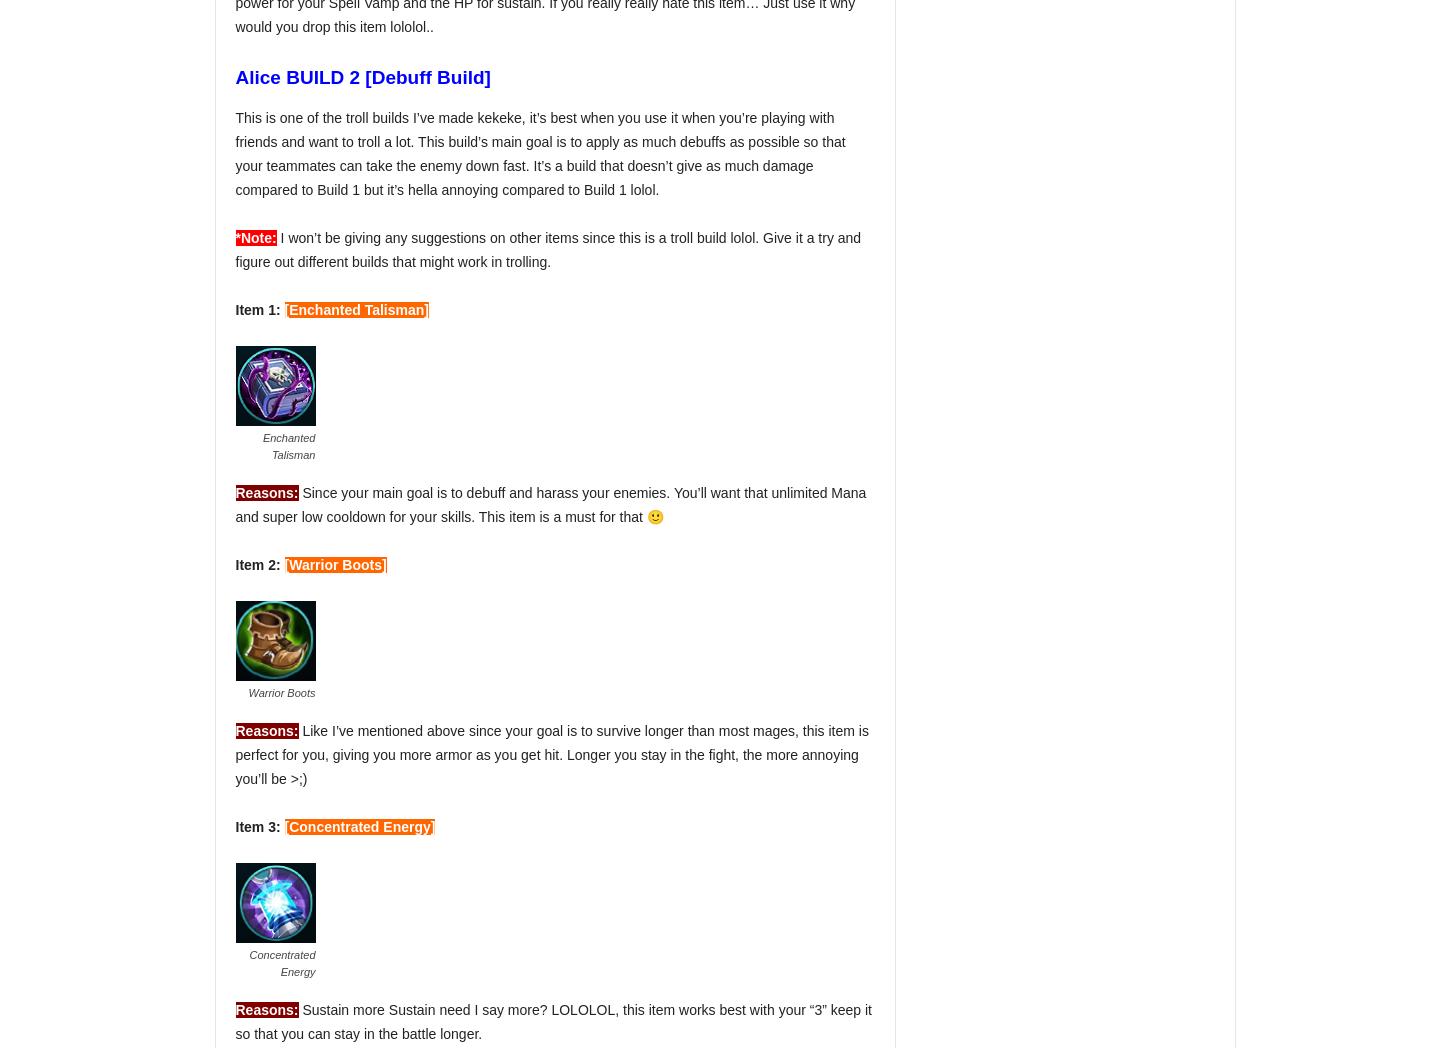 The width and height of the screenshot is (1450, 1048). Describe the element at coordinates (259, 825) in the screenshot. I see `'Item 3:'` at that location.